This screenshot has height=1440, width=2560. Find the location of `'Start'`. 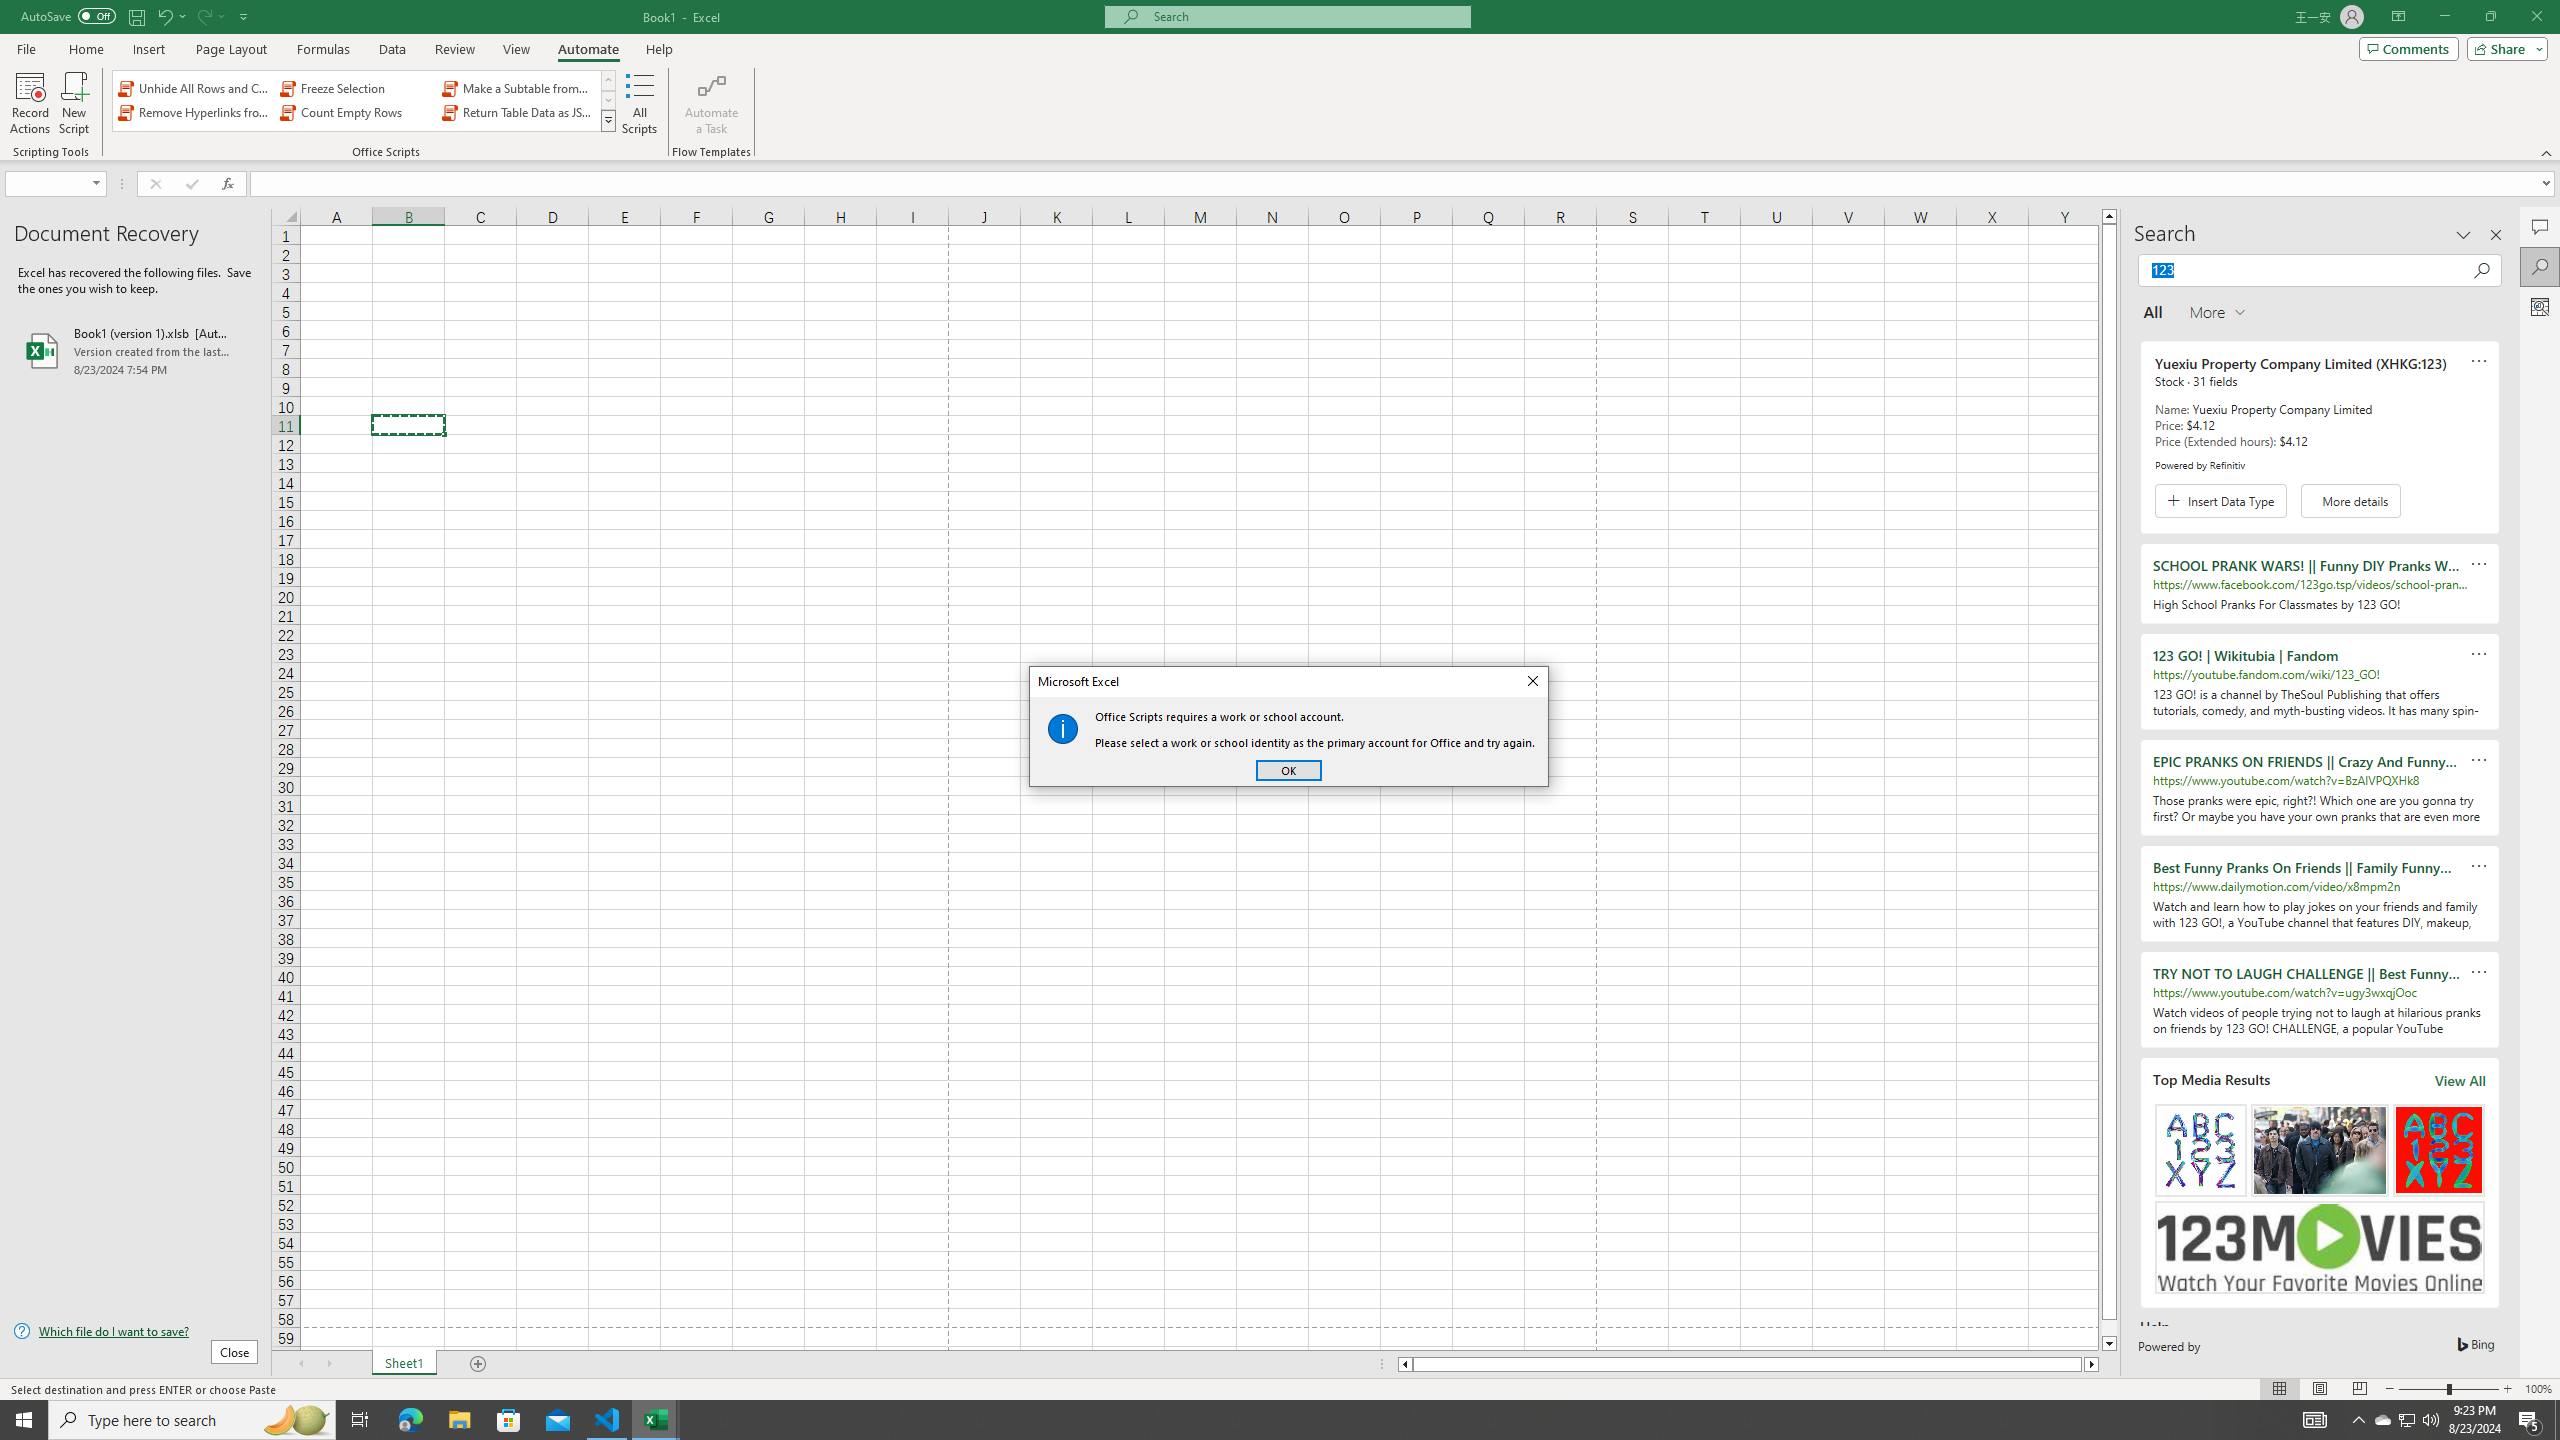

'Start' is located at coordinates (24, 1418).